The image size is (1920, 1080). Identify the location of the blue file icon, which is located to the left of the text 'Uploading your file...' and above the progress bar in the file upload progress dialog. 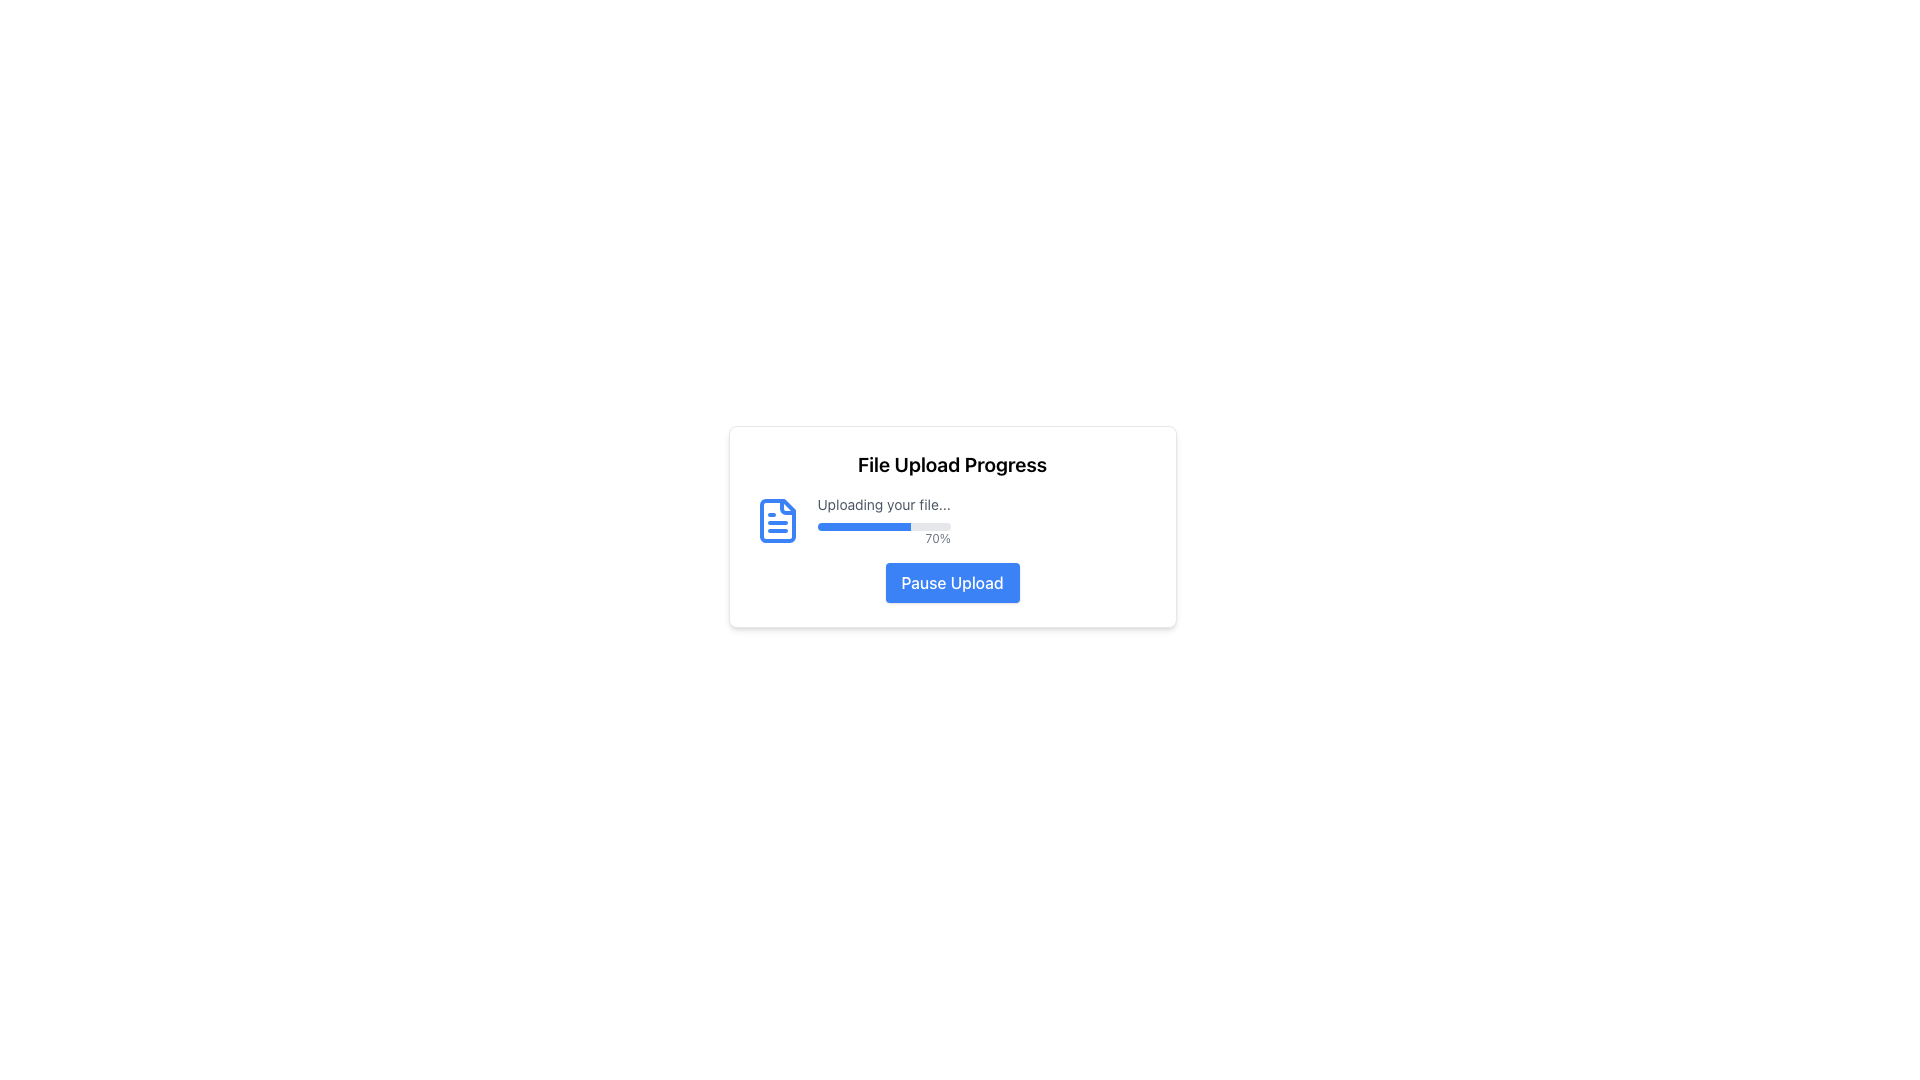
(776, 519).